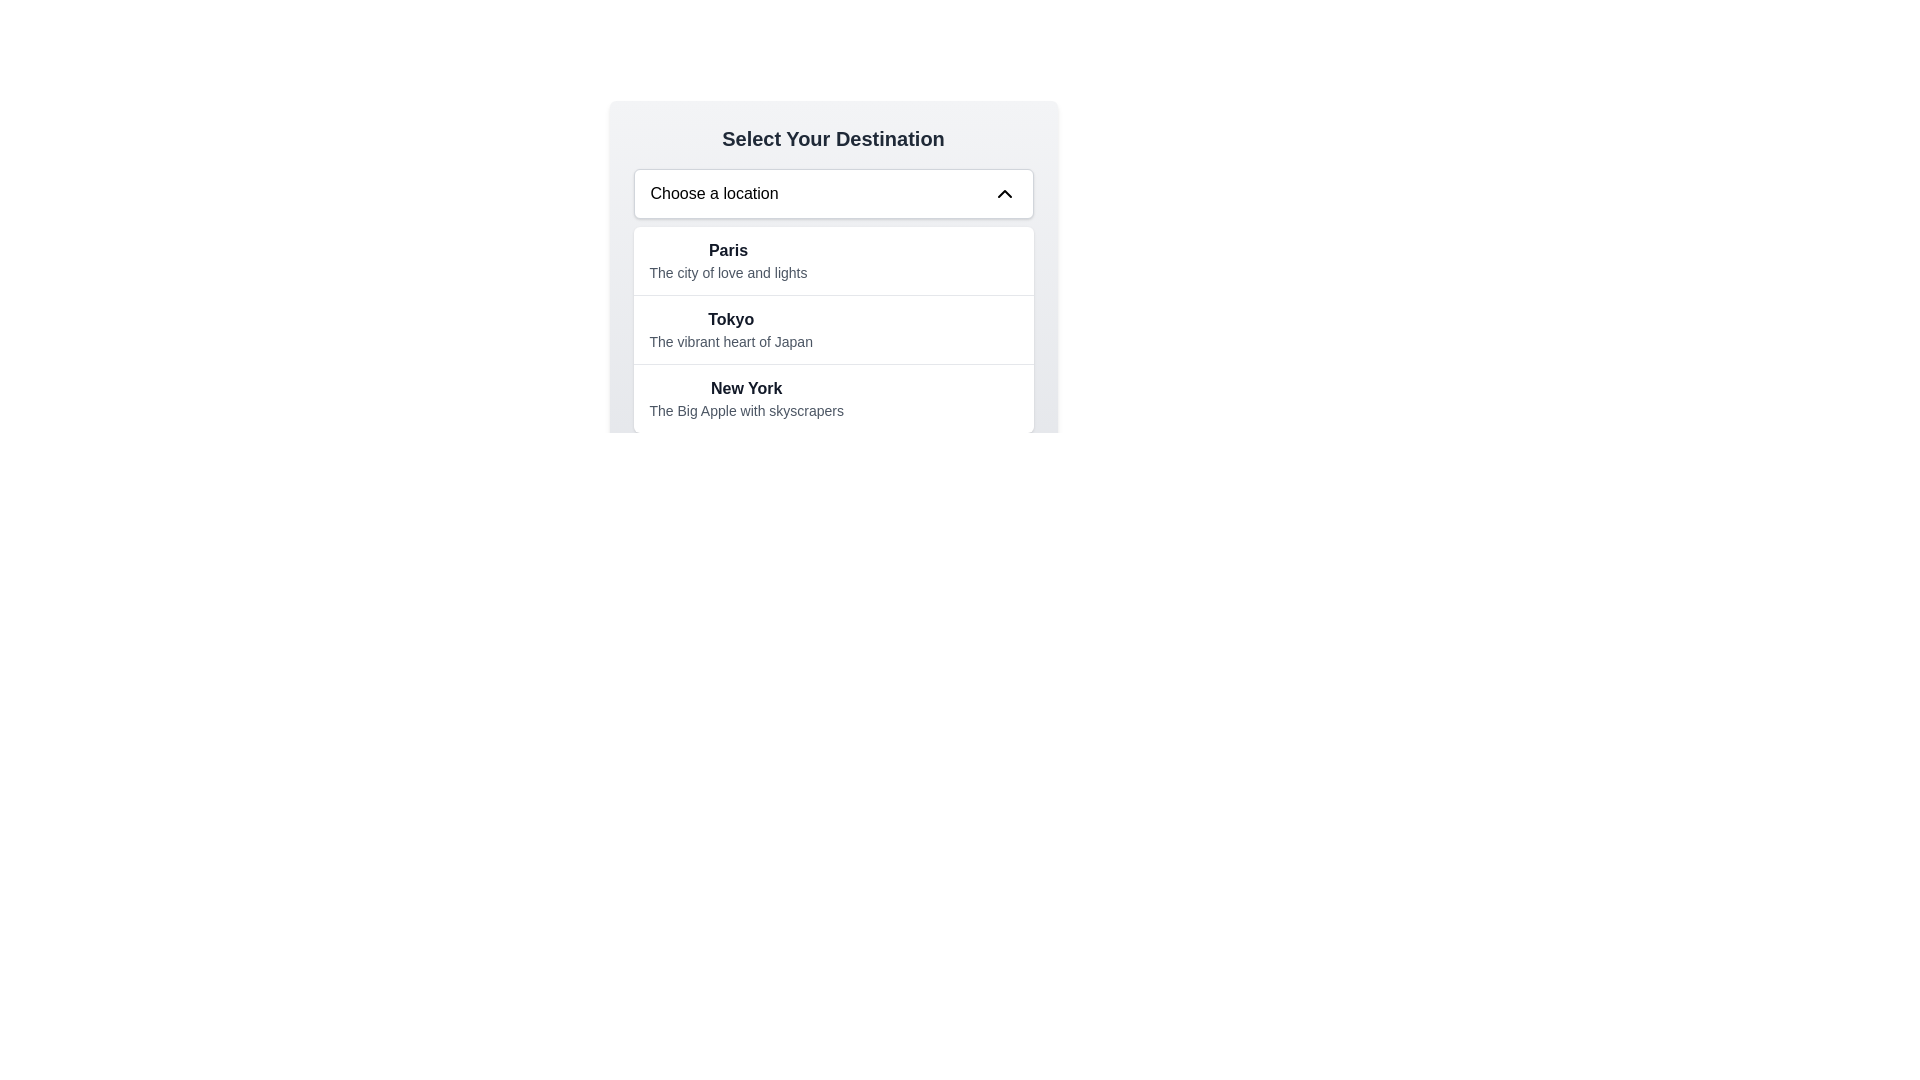  I want to click on the descriptive subtitle text label located directly below the primary label 'Paris' in the 'Select Your Destination' dropdown menu, so click(727, 273).